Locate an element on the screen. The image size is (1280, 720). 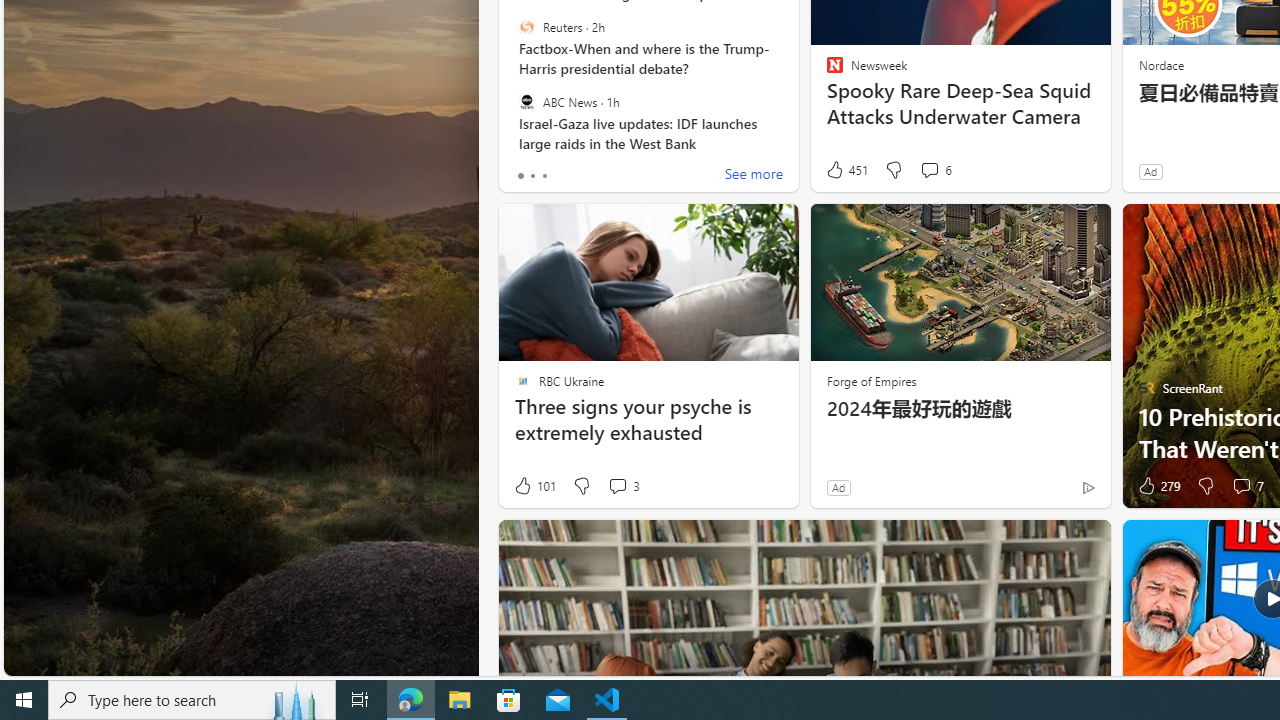
'tab-2' is located at coordinates (544, 175).